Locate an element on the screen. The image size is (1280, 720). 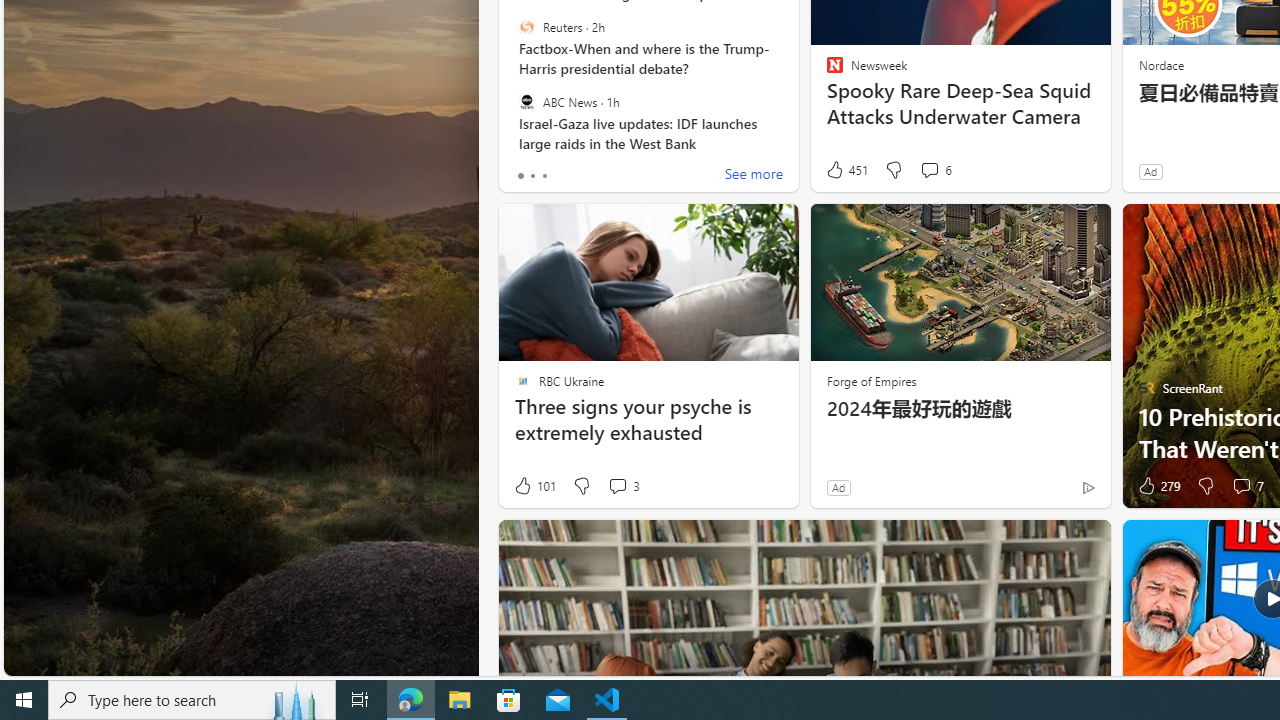
'tab-2' is located at coordinates (544, 175).